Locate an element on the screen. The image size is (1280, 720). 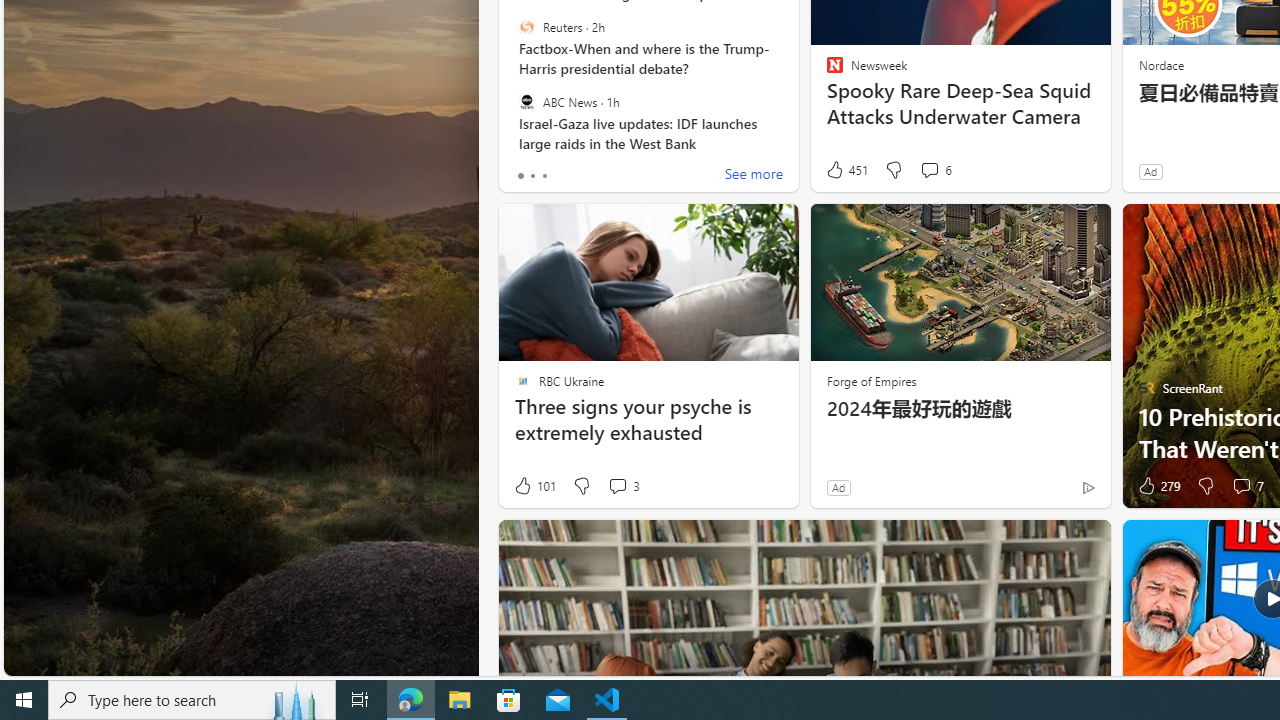
'tab-2' is located at coordinates (544, 175).